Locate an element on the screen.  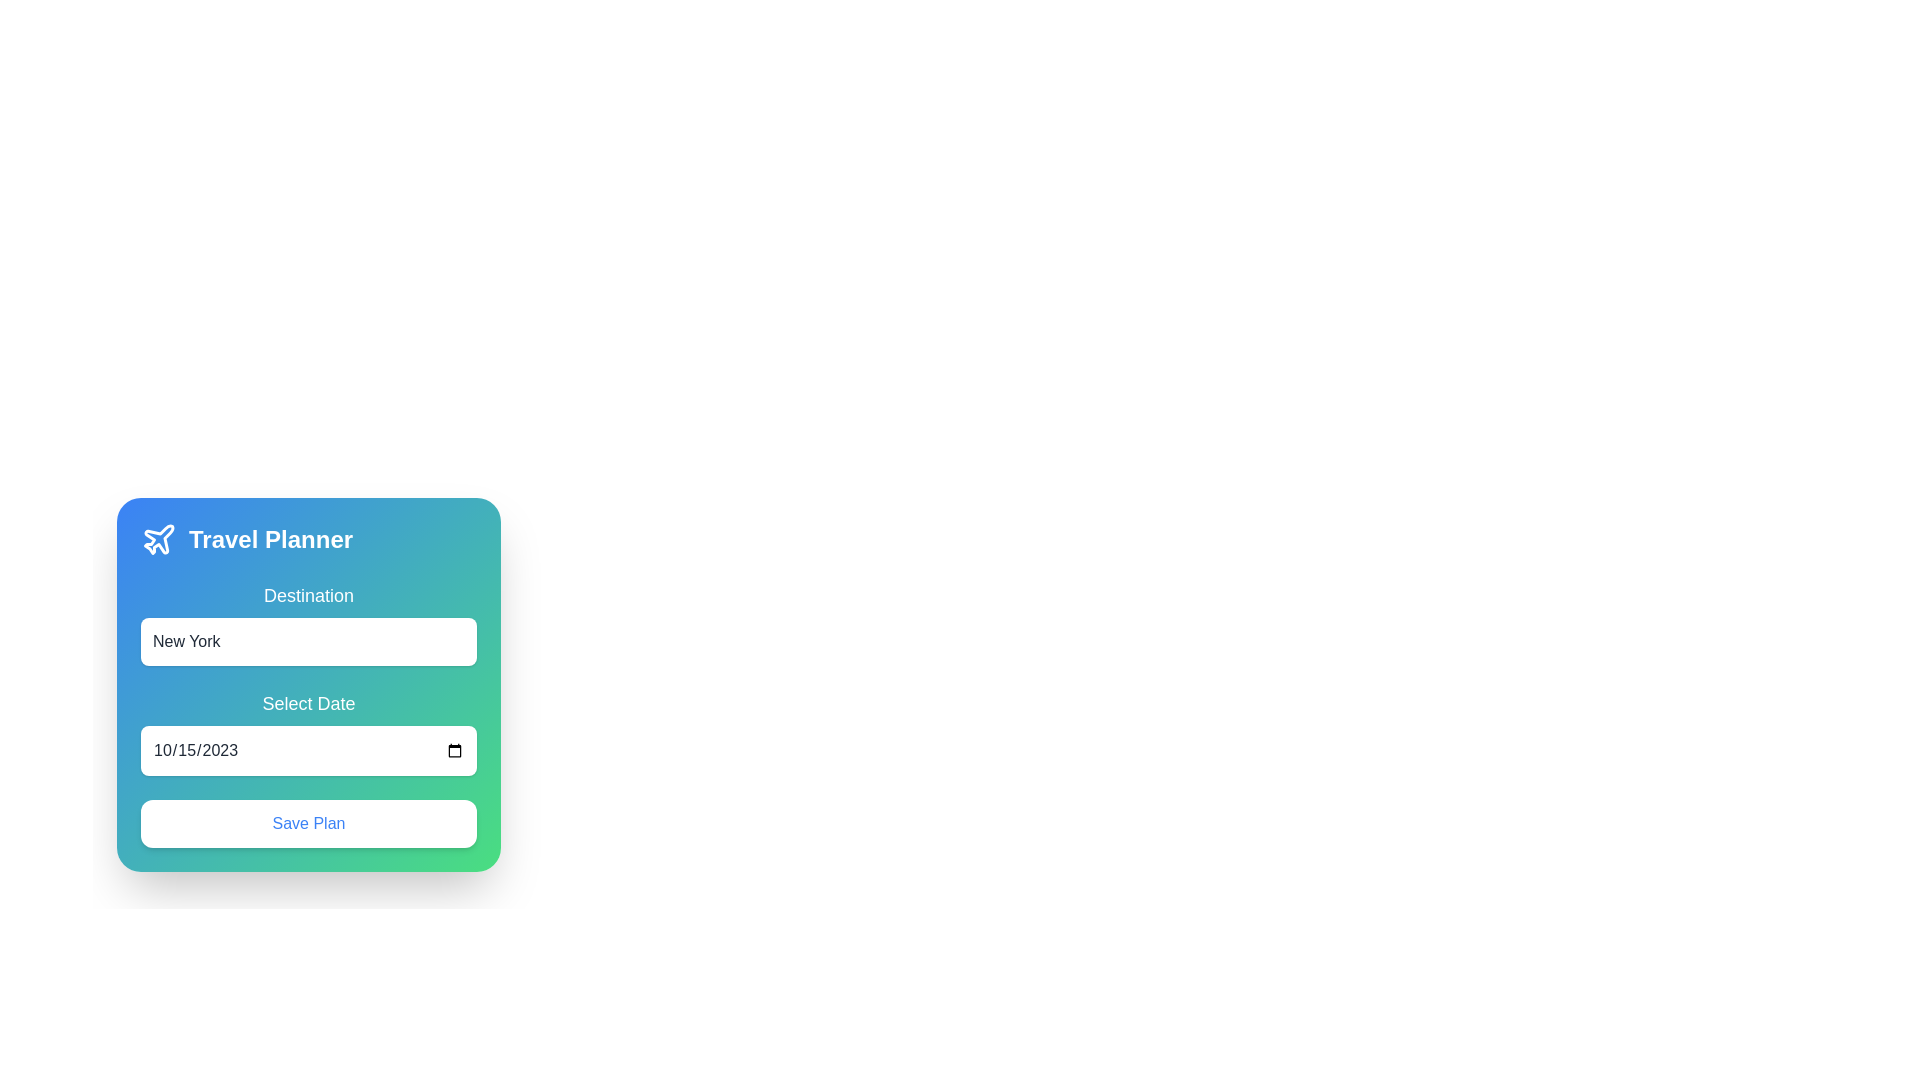
the Date Input Field located below the 'Destination' text field and above the 'Save Plan' button within the 'Travel Planner' card to focus on it is located at coordinates (307, 732).